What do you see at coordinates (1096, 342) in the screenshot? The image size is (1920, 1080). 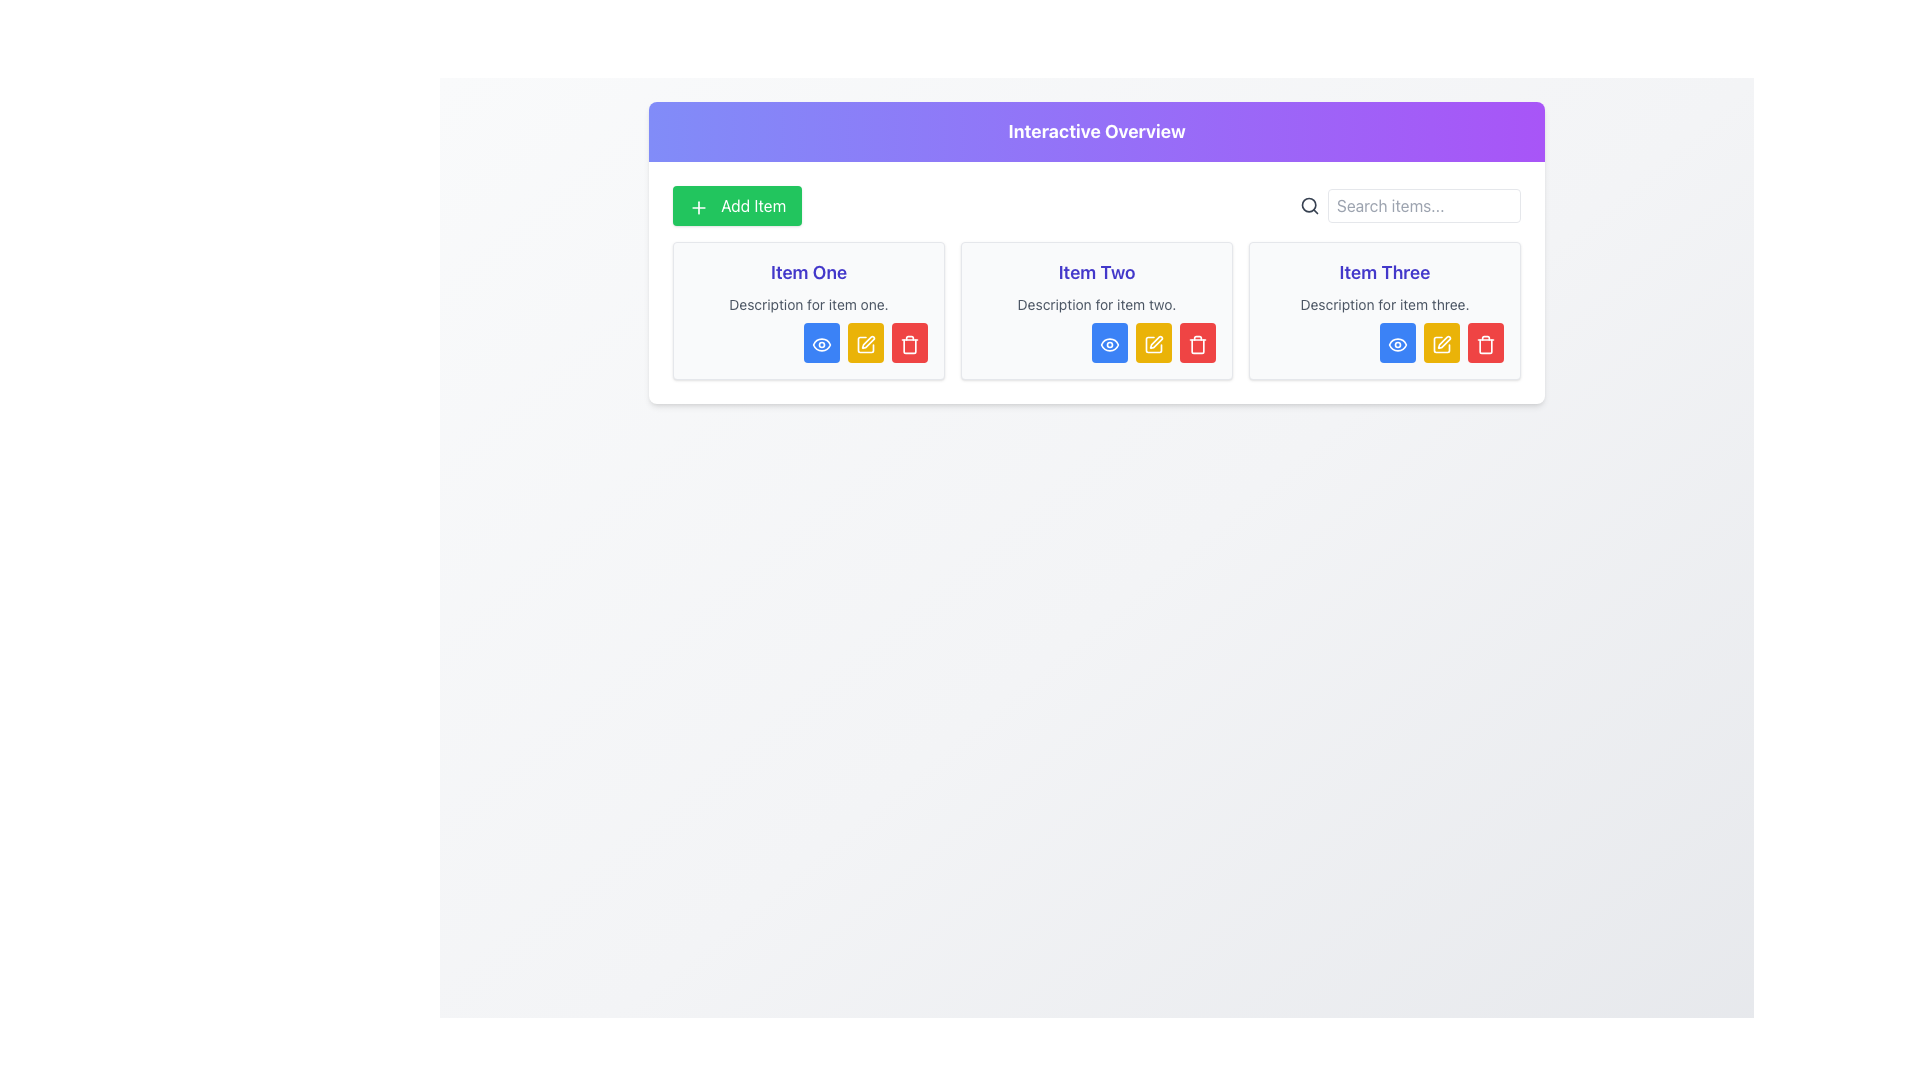 I see `the first button in the horizontal arrangement at the bottom-right of the card titled 'Item Two'` at bounding box center [1096, 342].